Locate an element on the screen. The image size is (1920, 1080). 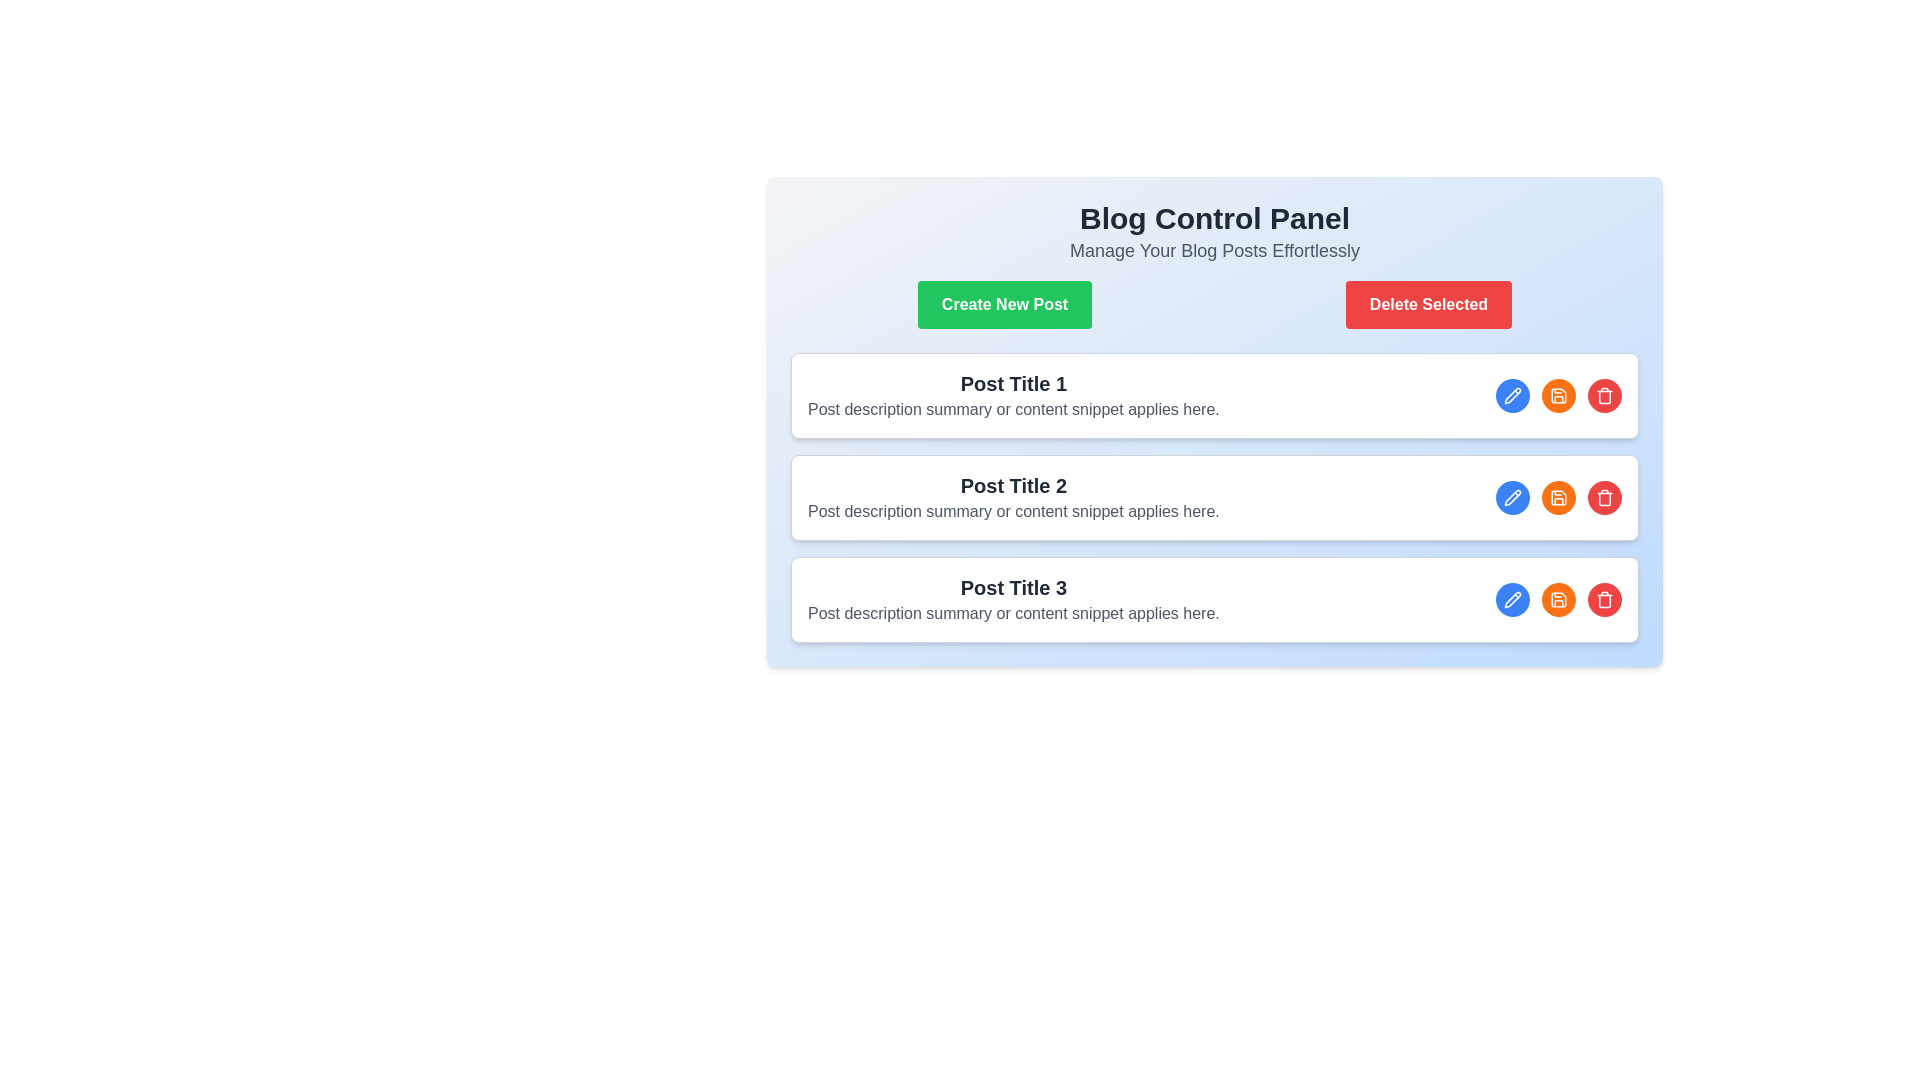
the text content area displaying a heading and a supporting description, which is the second entry in a vertical list of three similar cards is located at coordinates (1013, 496).